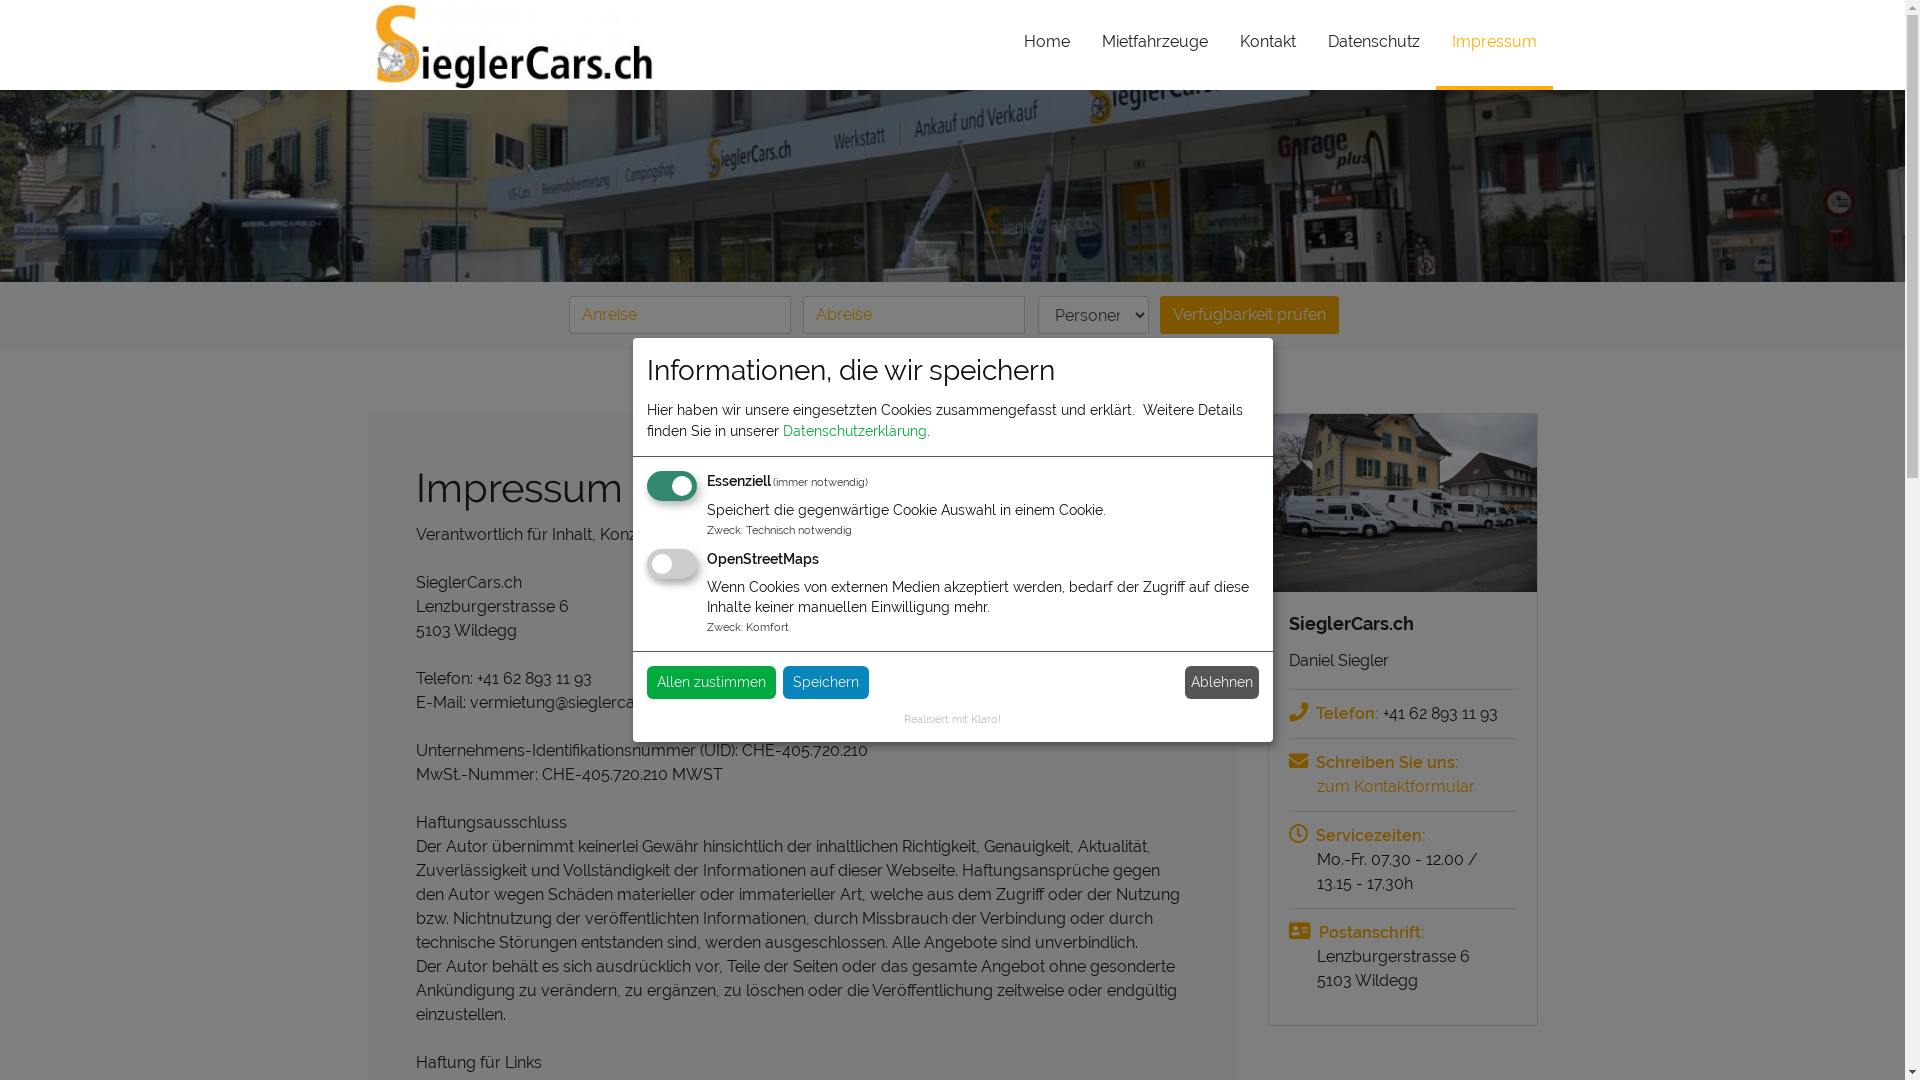 Image resolution: width=1920 pixels, height=1080 pixels. I want to click on 'Mietfahrzeuge', so click(1084, 53).